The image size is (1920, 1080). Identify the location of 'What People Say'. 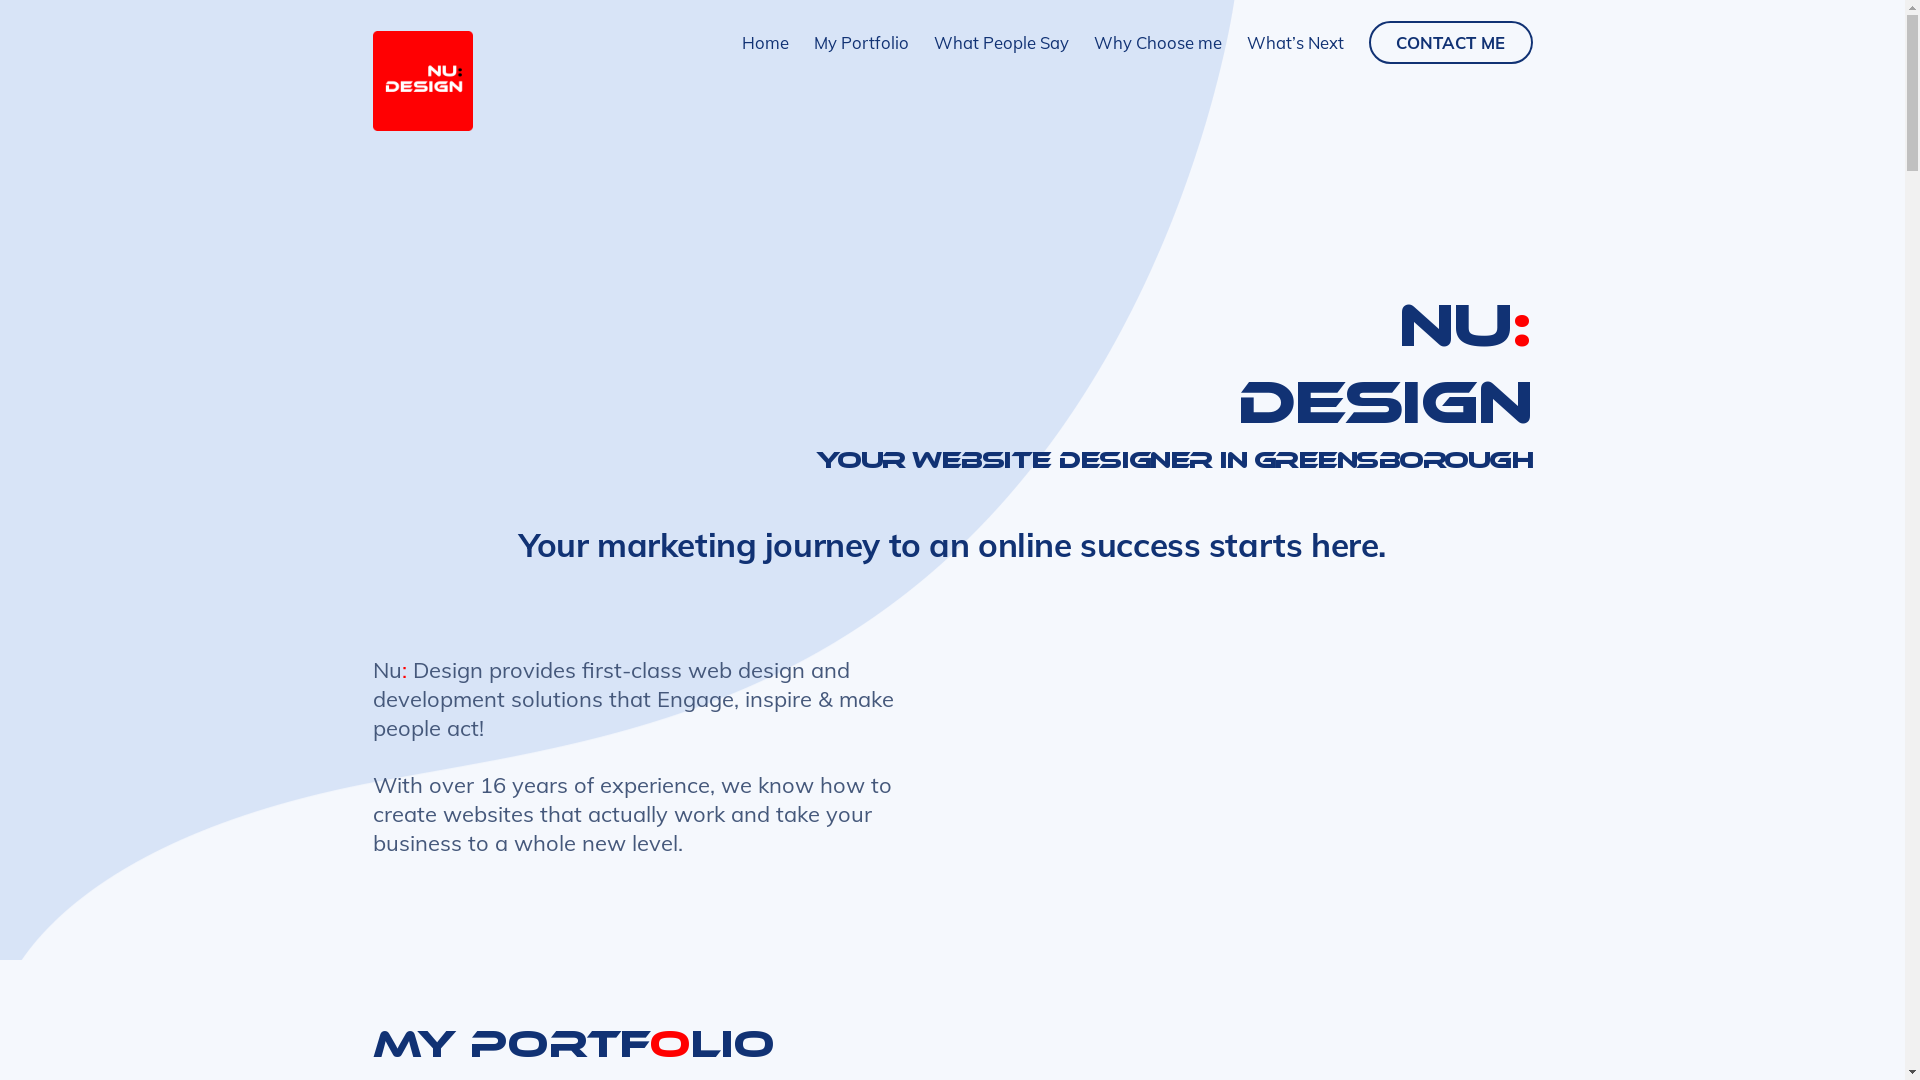
(1001, 42).